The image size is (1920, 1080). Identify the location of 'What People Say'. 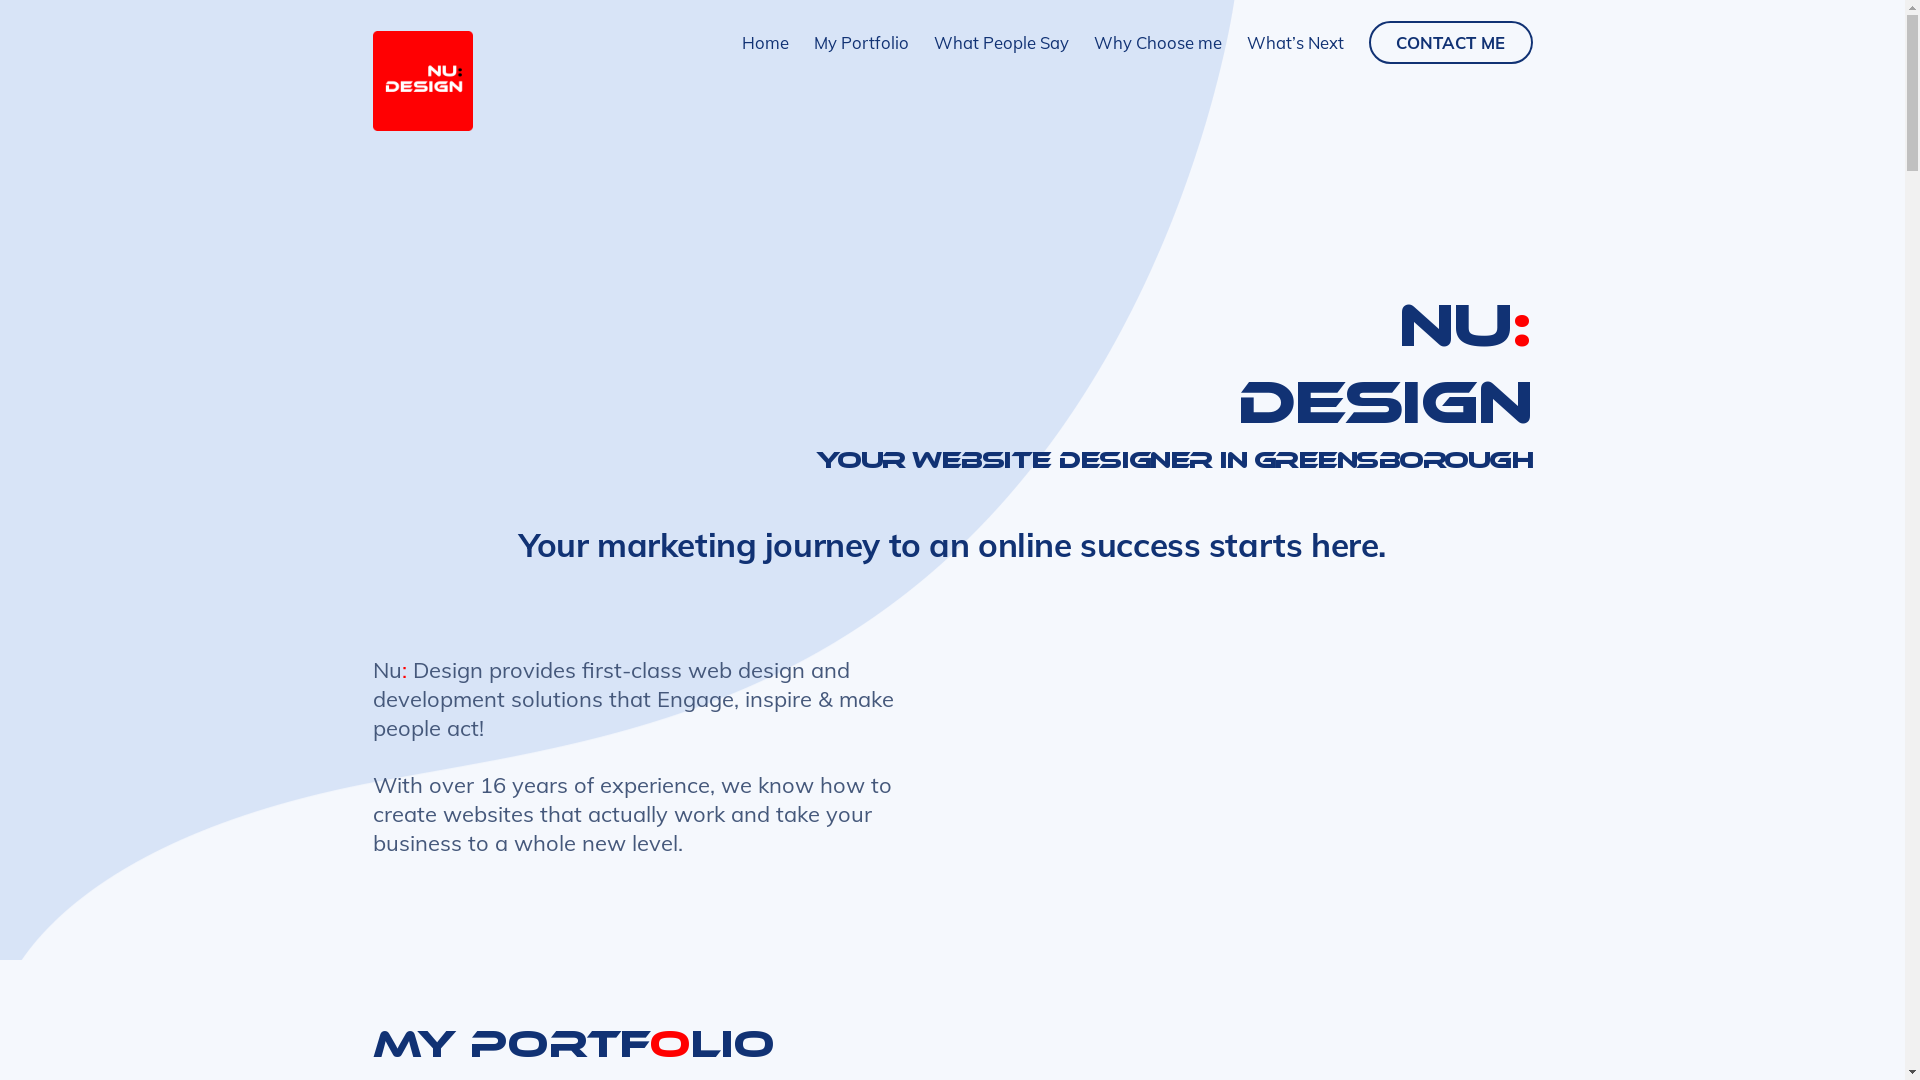
(1001, 42).